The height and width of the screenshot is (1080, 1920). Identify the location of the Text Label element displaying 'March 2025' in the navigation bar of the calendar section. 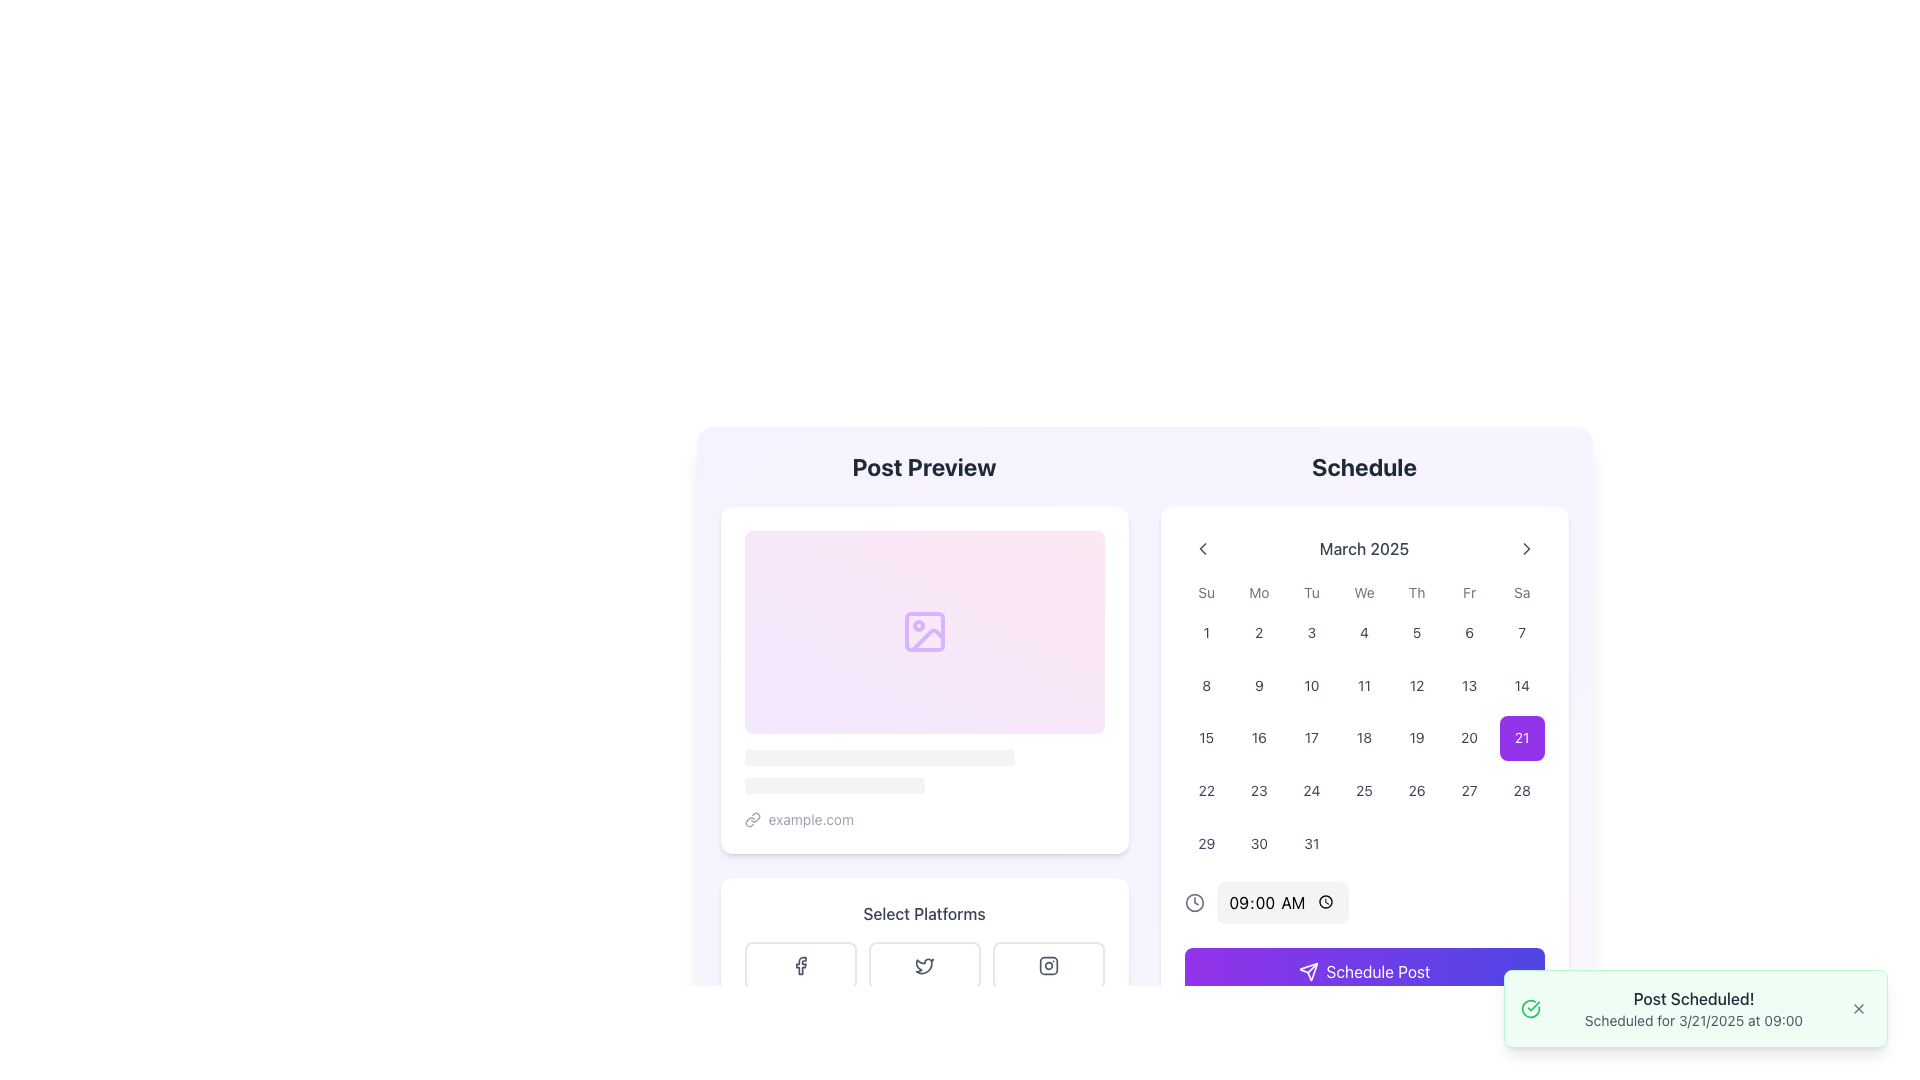
(1363, 548).